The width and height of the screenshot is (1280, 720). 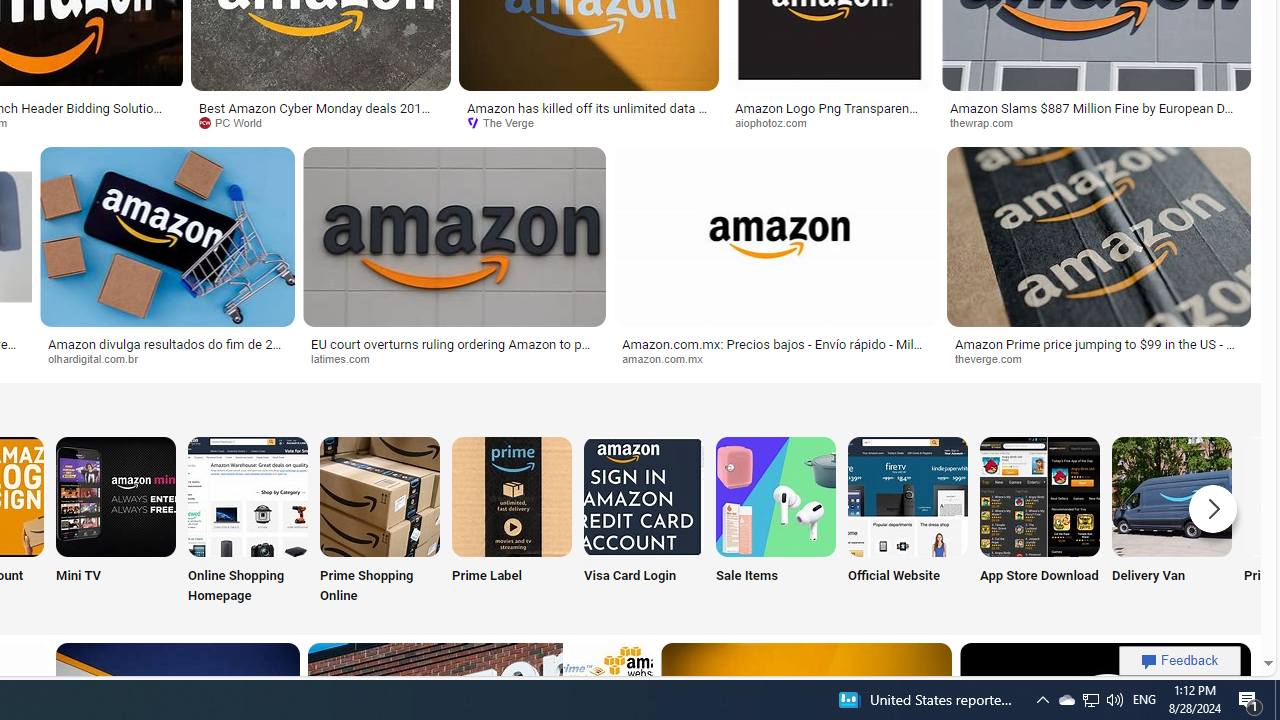 What do you see at coordinates (906, 495) in the screenshot?
I see `'Amazon Official Website'` at bounding box center [906, 495].